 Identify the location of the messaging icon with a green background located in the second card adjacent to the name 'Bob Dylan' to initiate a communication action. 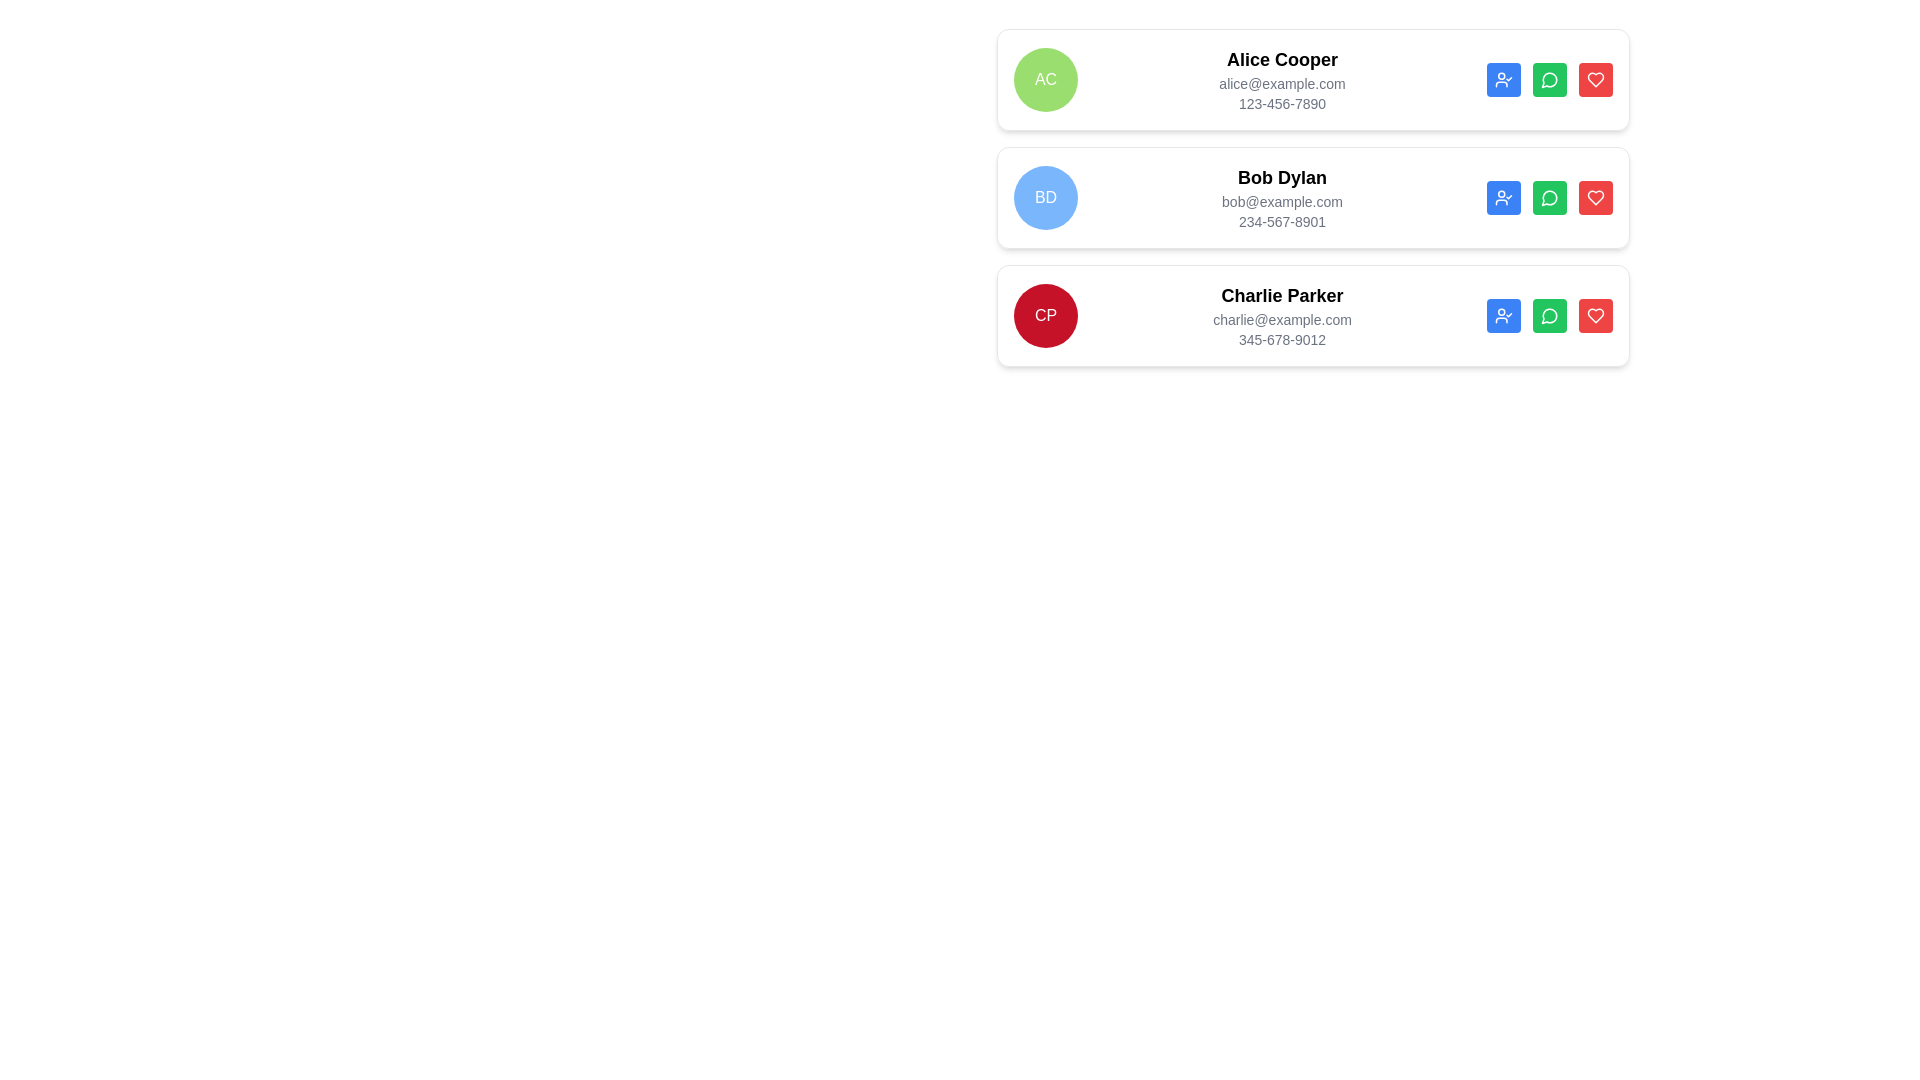
(1548, 198).